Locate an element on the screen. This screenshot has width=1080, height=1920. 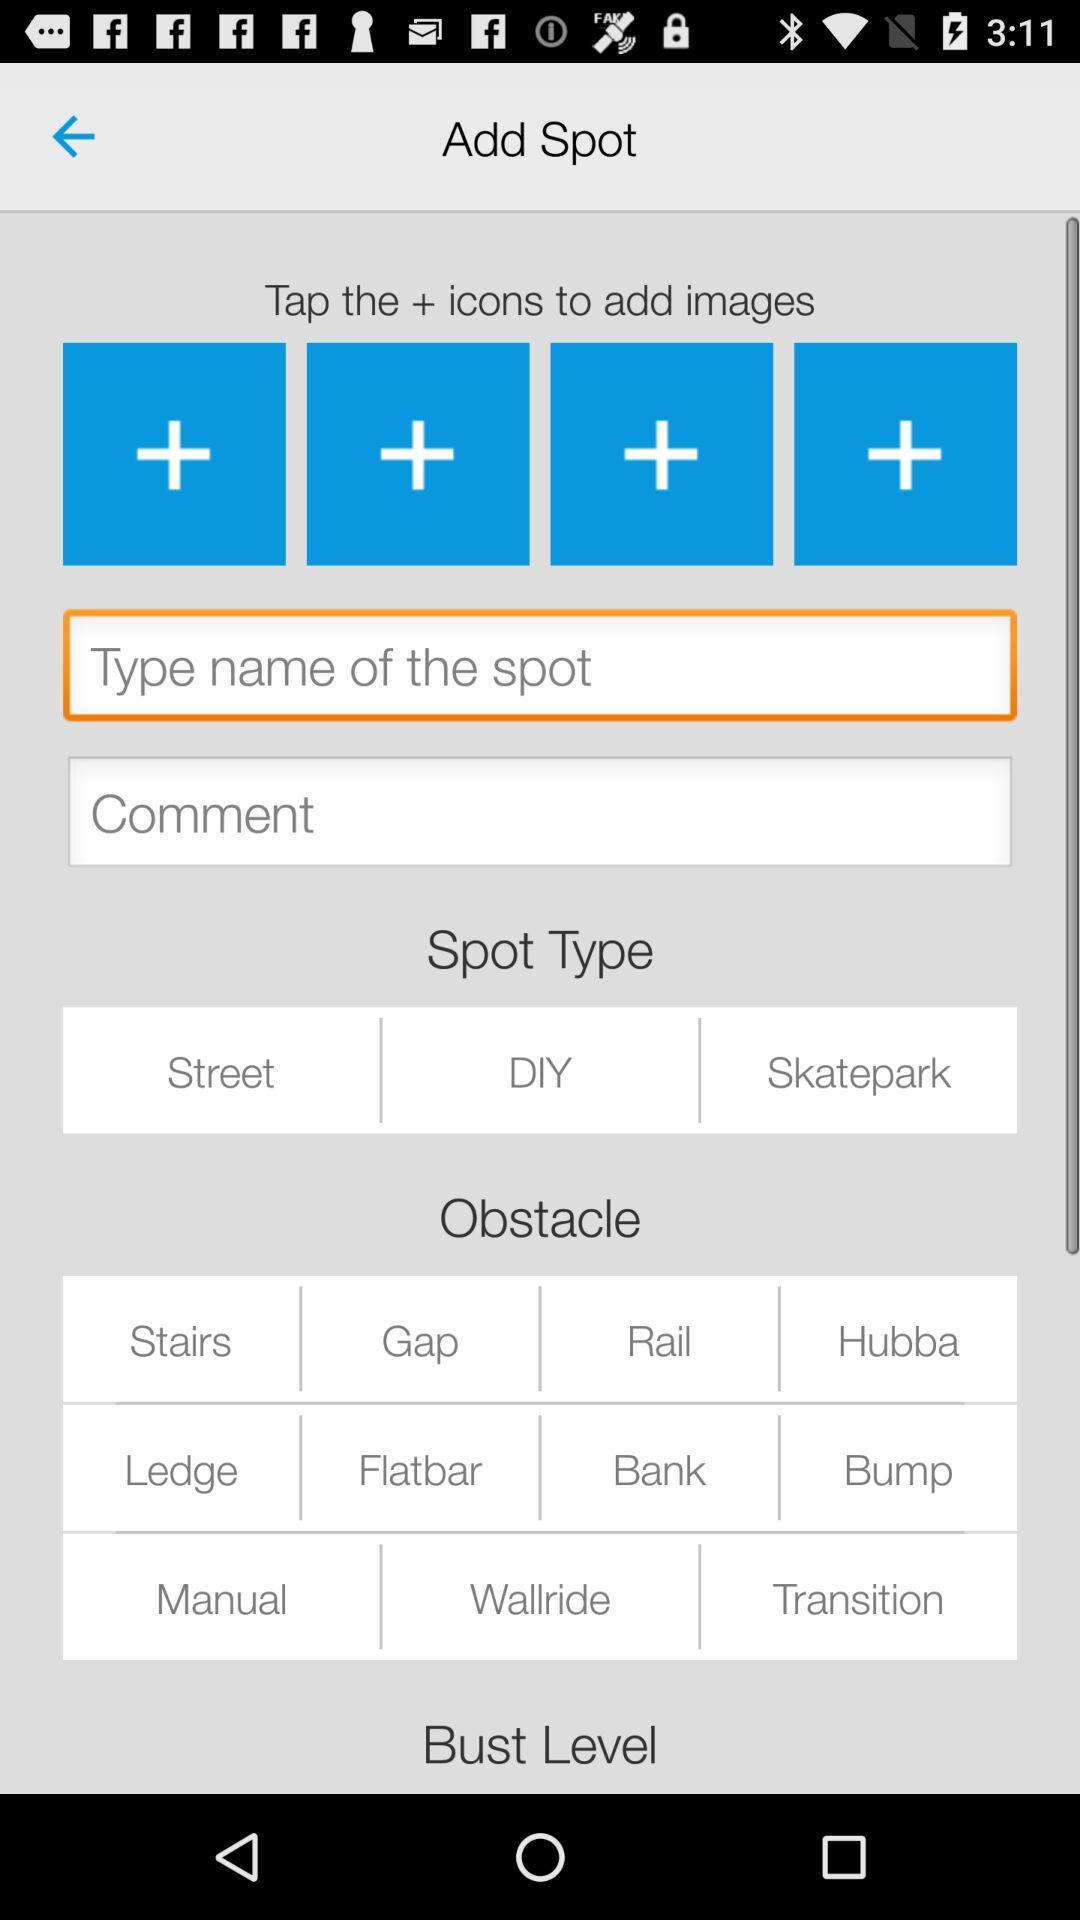
type name row is located at coordinates (540, 670).